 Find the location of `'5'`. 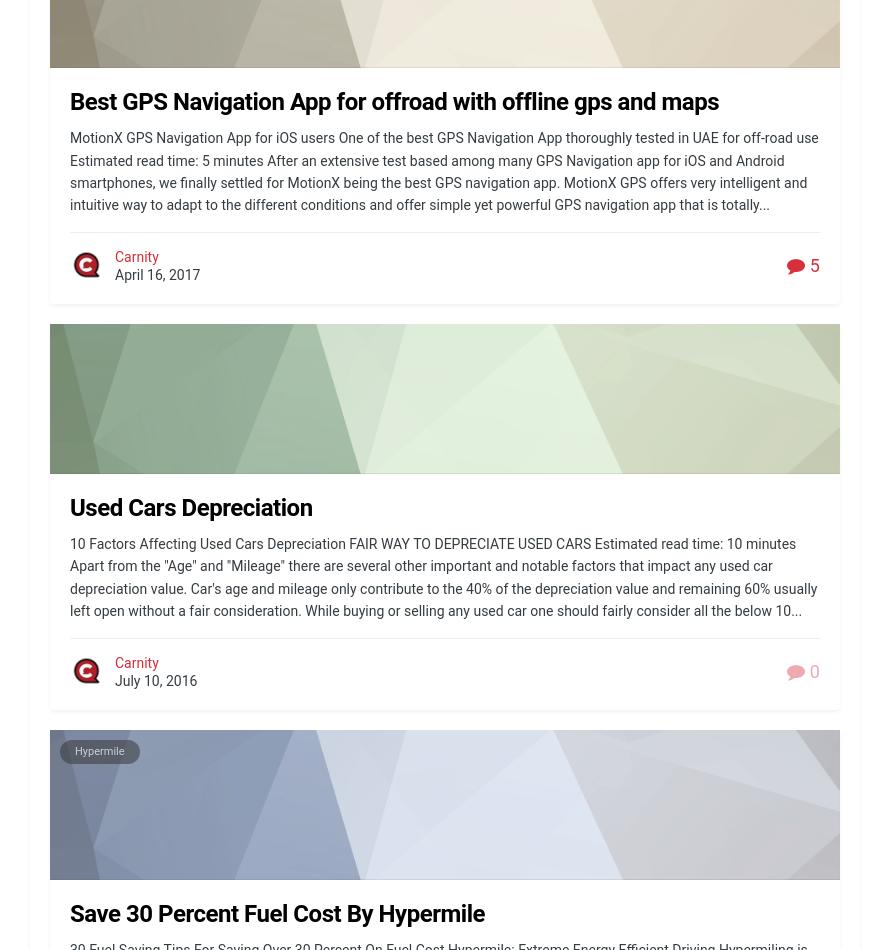

'5' is located at coordinates (812, 264).